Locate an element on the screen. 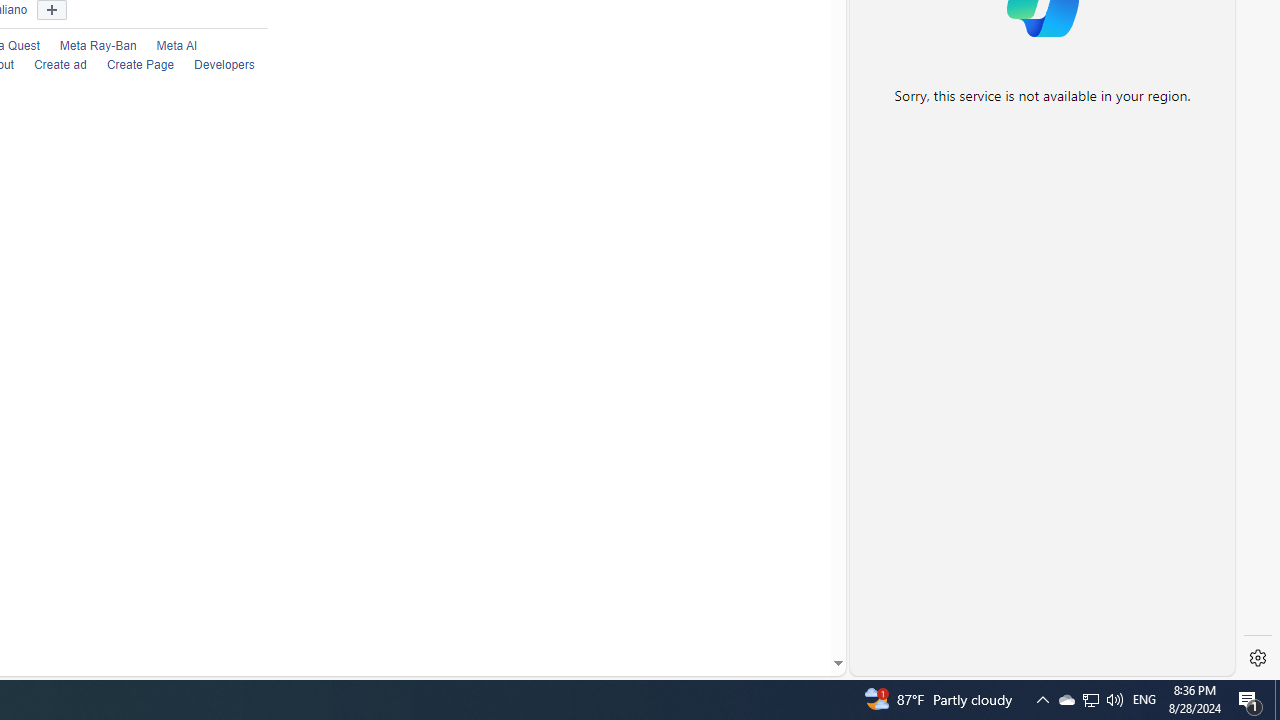 The height and width of the screenshot is (720, 1280). 'Meta AI' is located at coordinates (177, 45).